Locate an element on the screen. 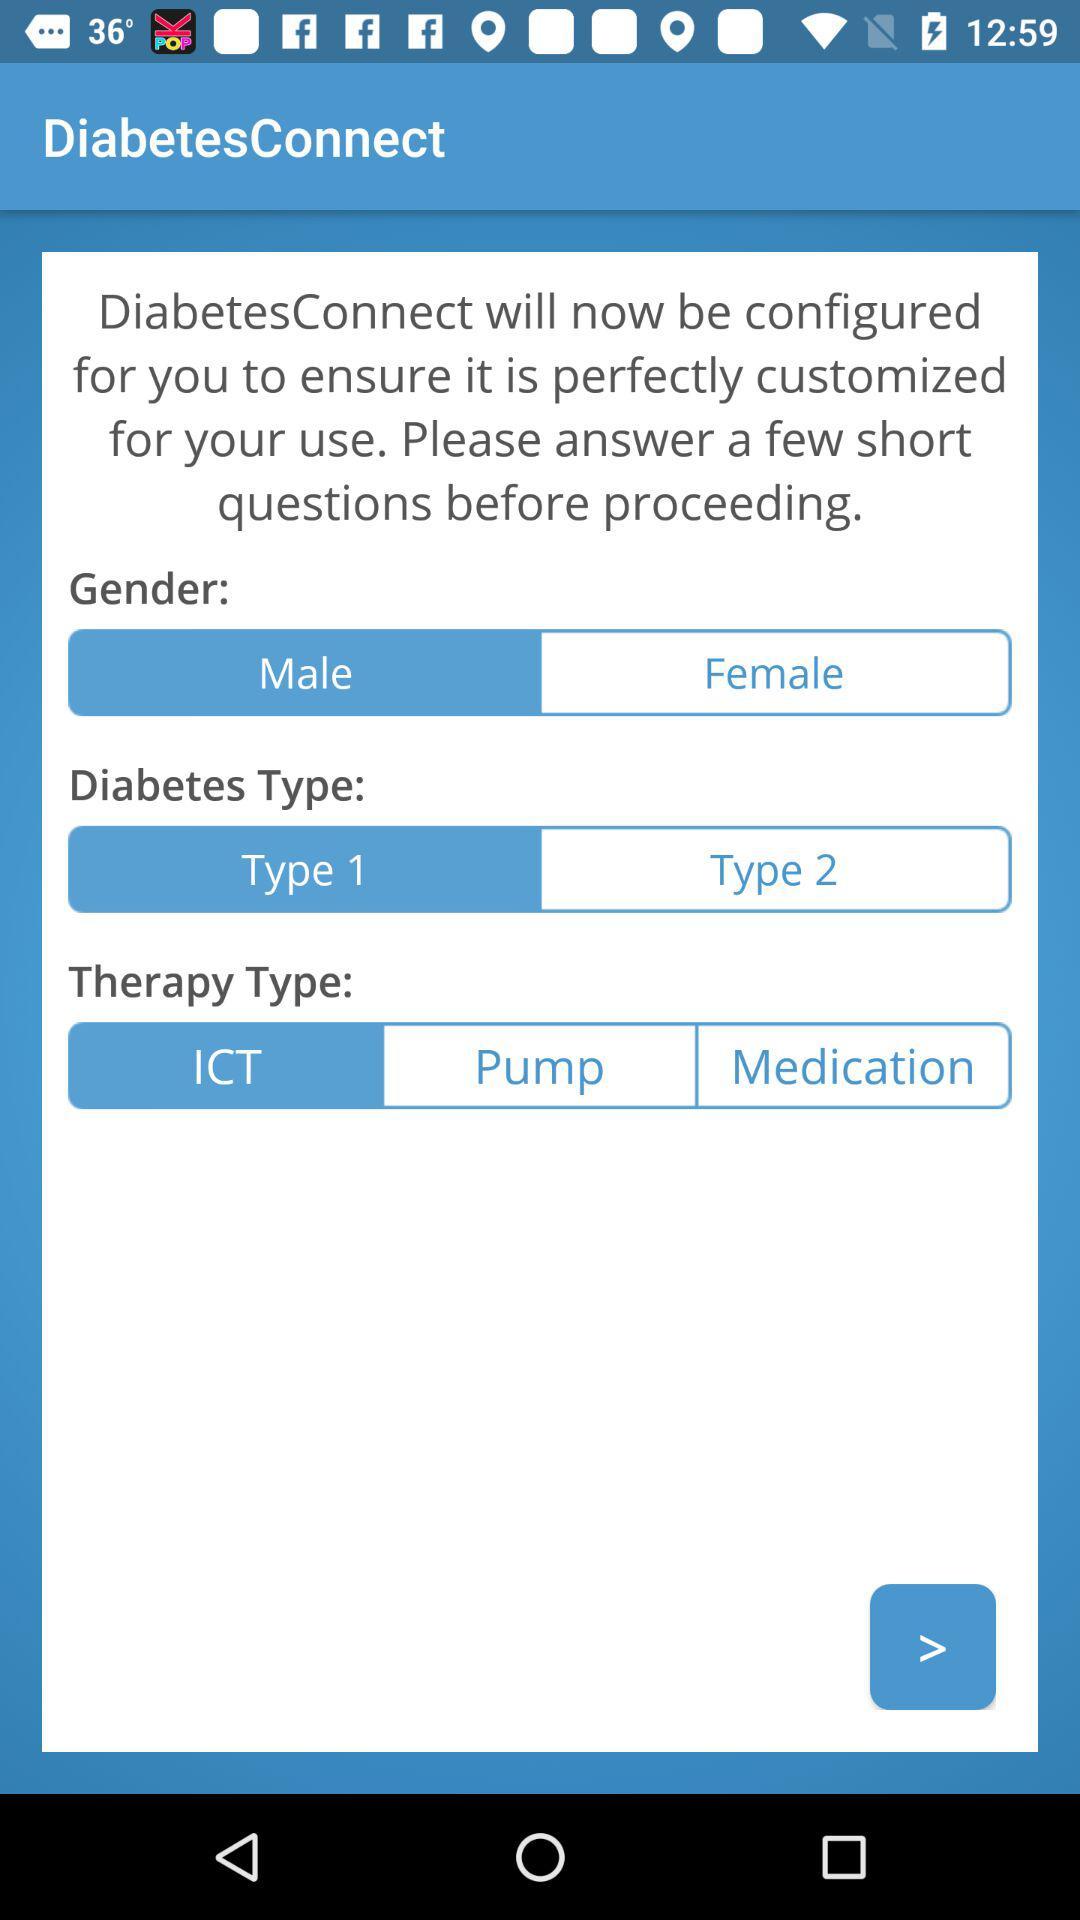  the item to the right of pump icon is located at coordinates (854, 1064).